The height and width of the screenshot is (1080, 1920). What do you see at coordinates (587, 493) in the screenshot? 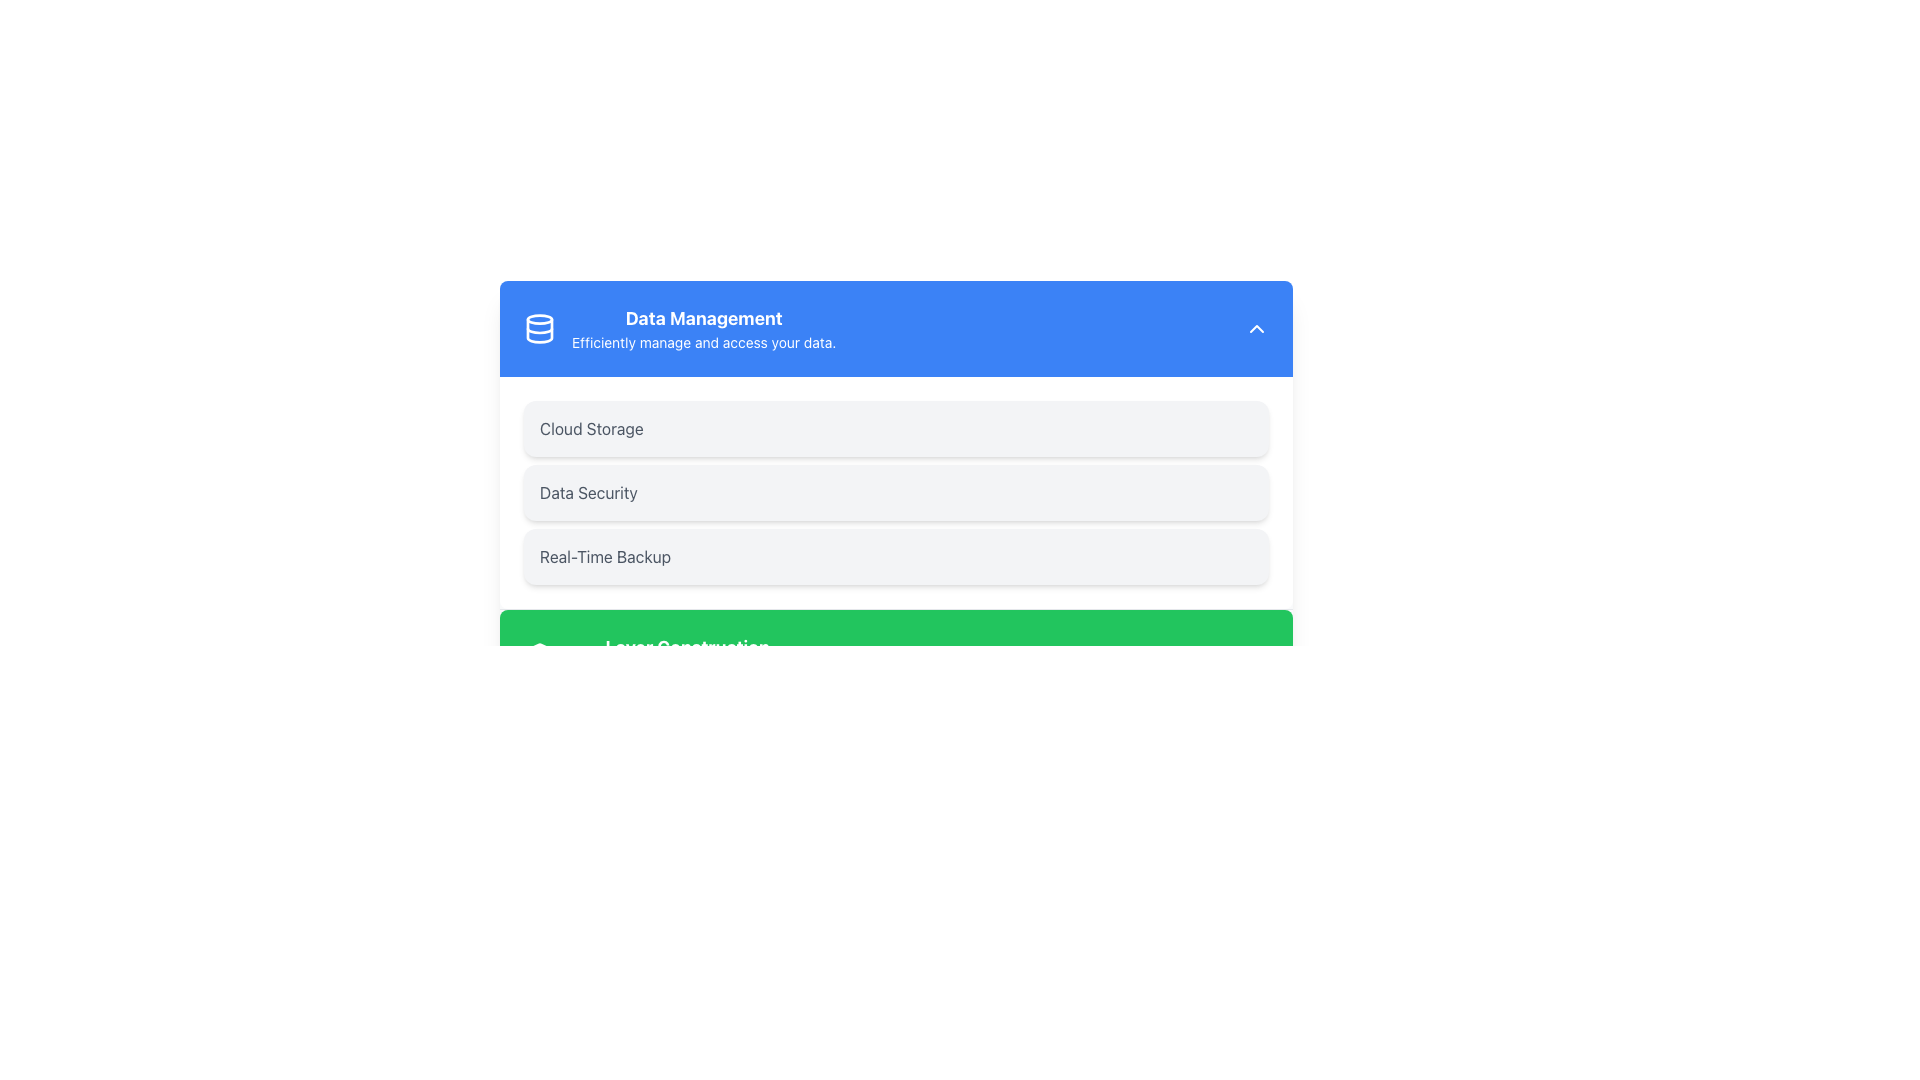
I see `text of the 'Data Security' label located in the second entry of the vertical list within the 'Data Management' card` at bounding box center [587, 493].